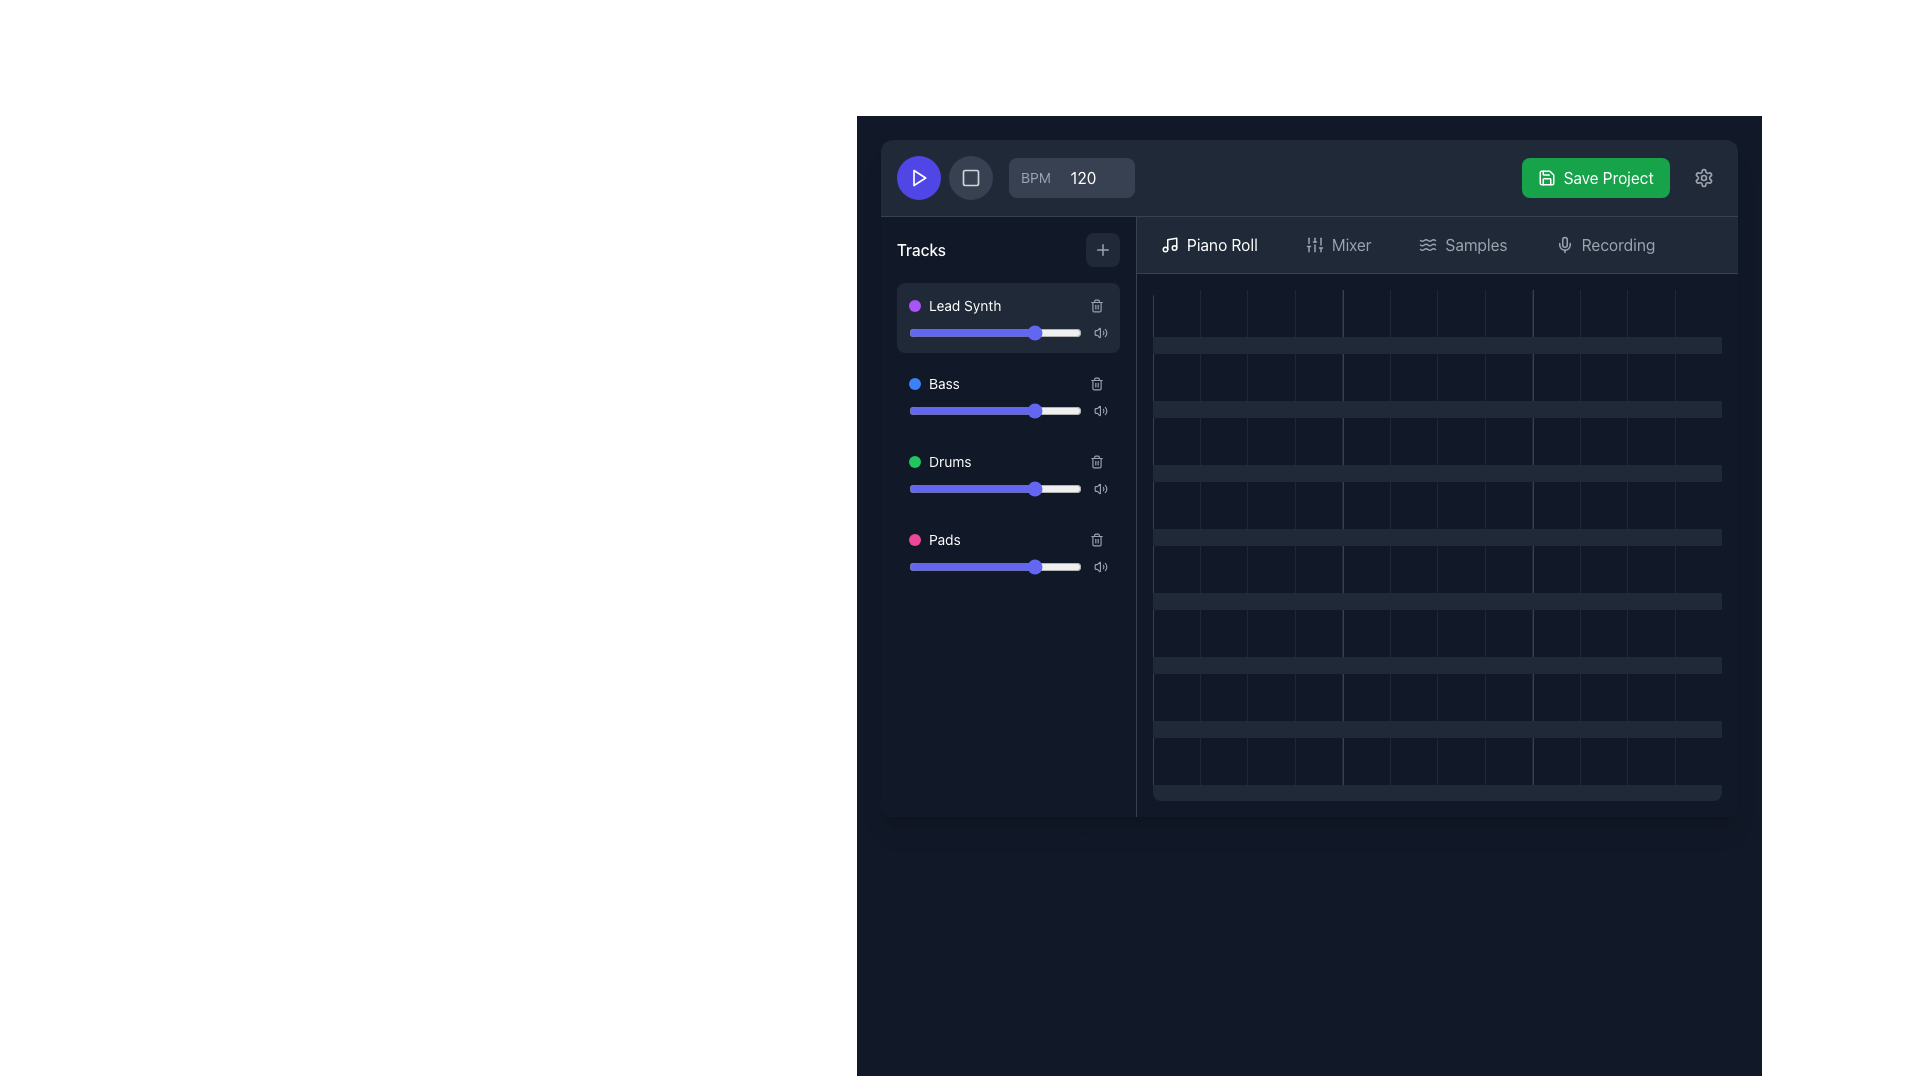 The width and height of the screenshot is (1920, 1080). I want to click on the grid cell located in the 7th column and 4th row of the dark-themed interface, which has a dark gray background and a hover effect, so click(1461, 504).